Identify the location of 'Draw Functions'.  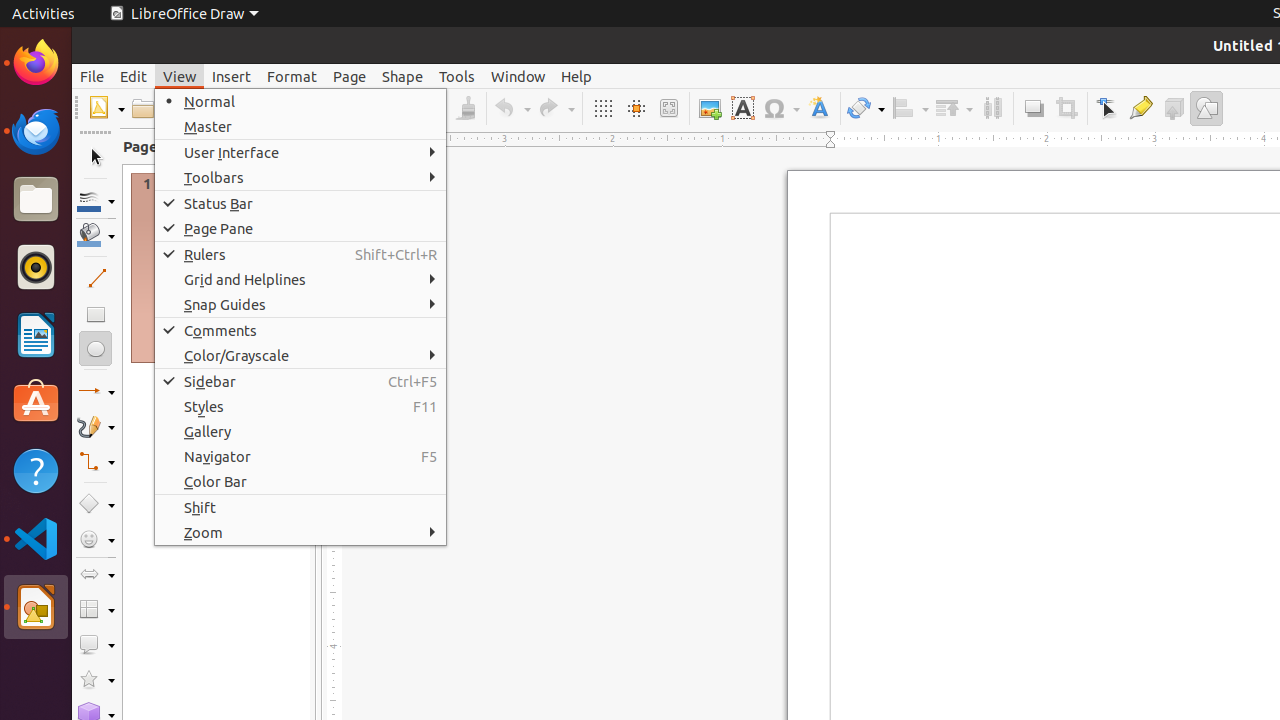
(1205, 108).